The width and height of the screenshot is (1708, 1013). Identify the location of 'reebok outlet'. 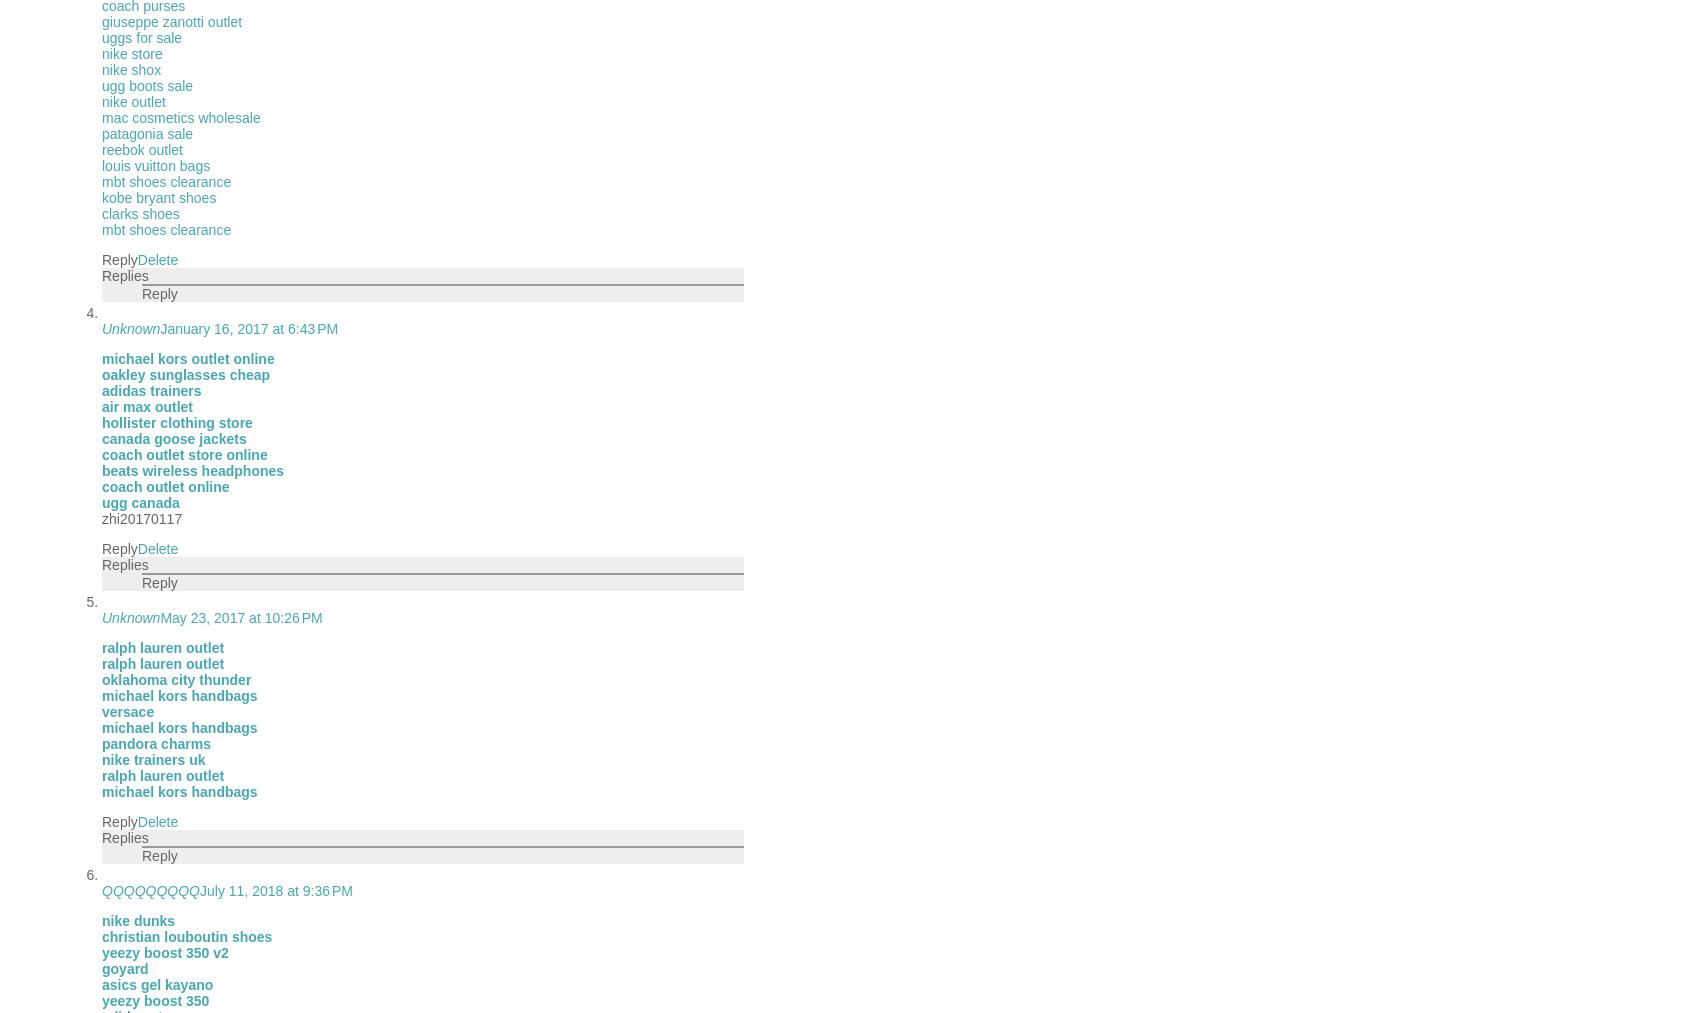
(141, 150).